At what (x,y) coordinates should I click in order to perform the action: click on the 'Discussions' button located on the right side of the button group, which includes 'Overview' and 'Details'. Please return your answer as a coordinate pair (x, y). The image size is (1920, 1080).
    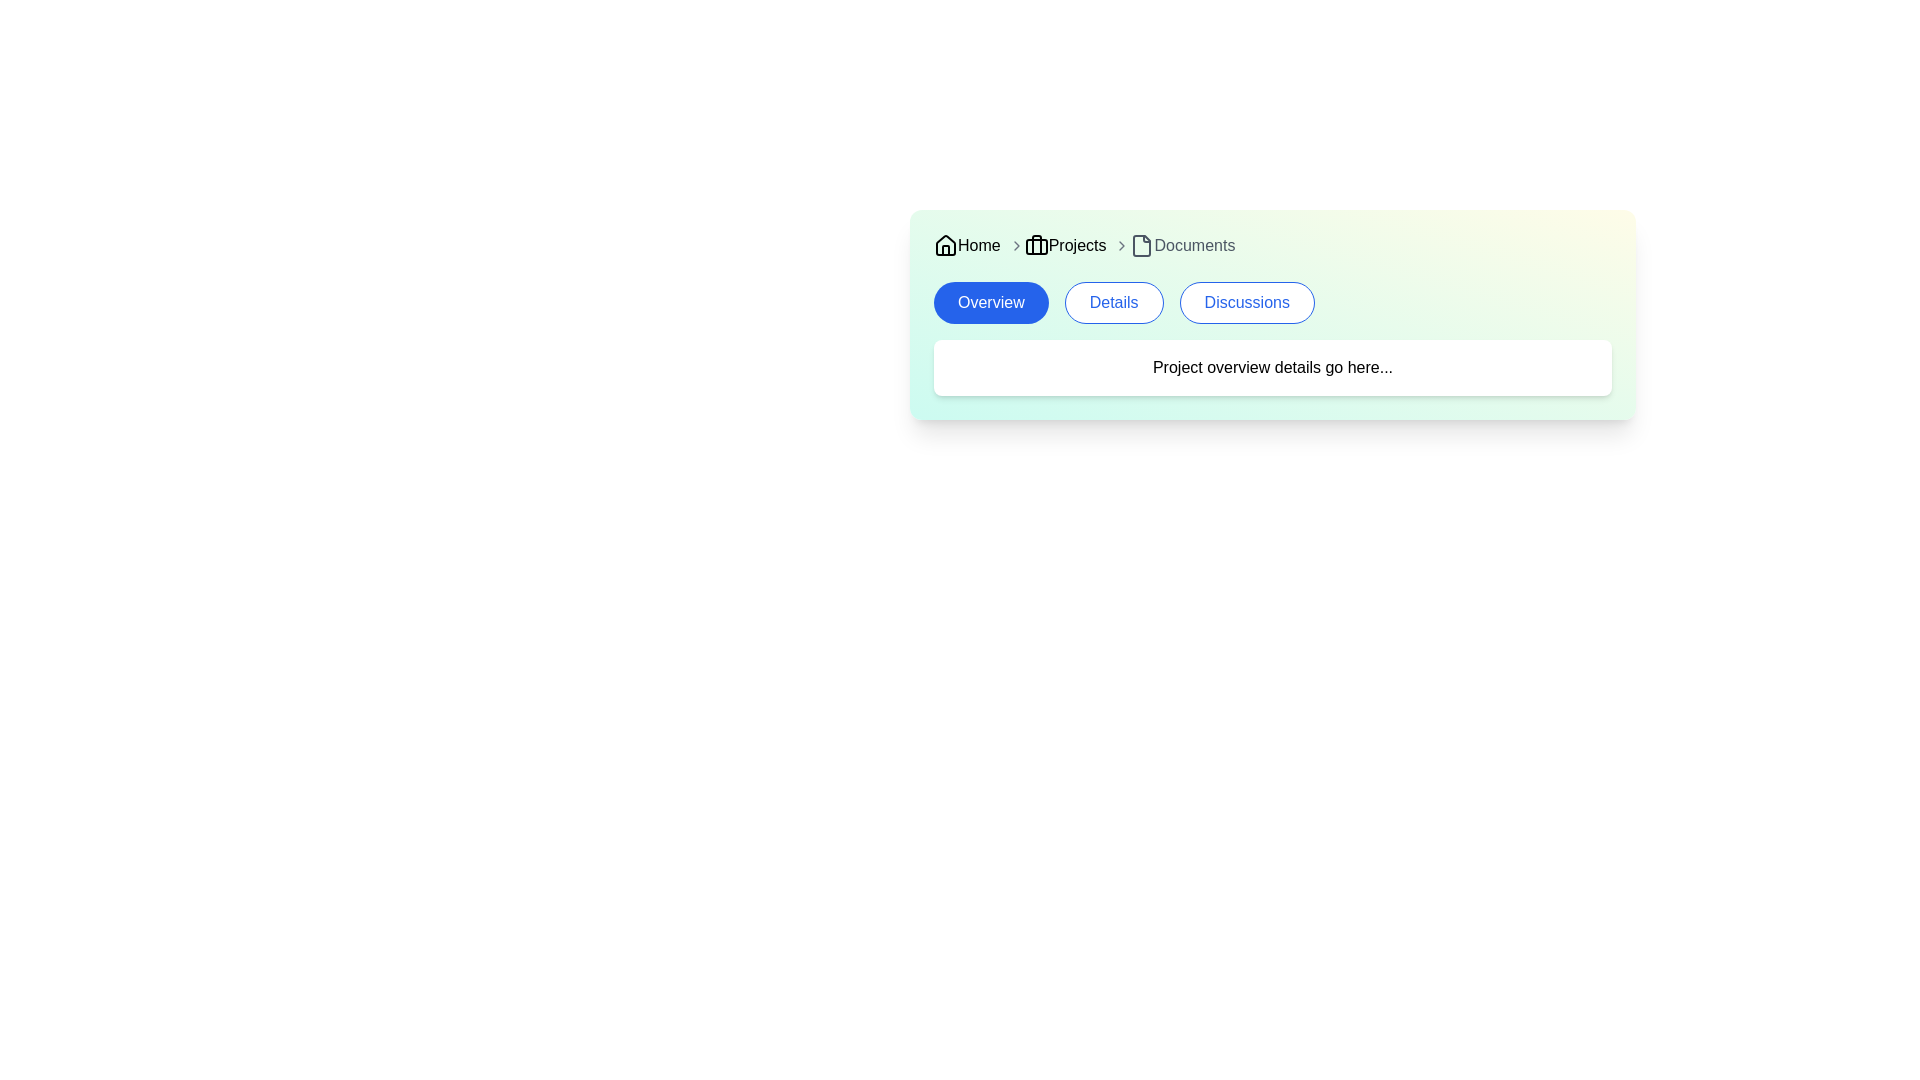
    Looking at the image, I should click on (1246, 303).